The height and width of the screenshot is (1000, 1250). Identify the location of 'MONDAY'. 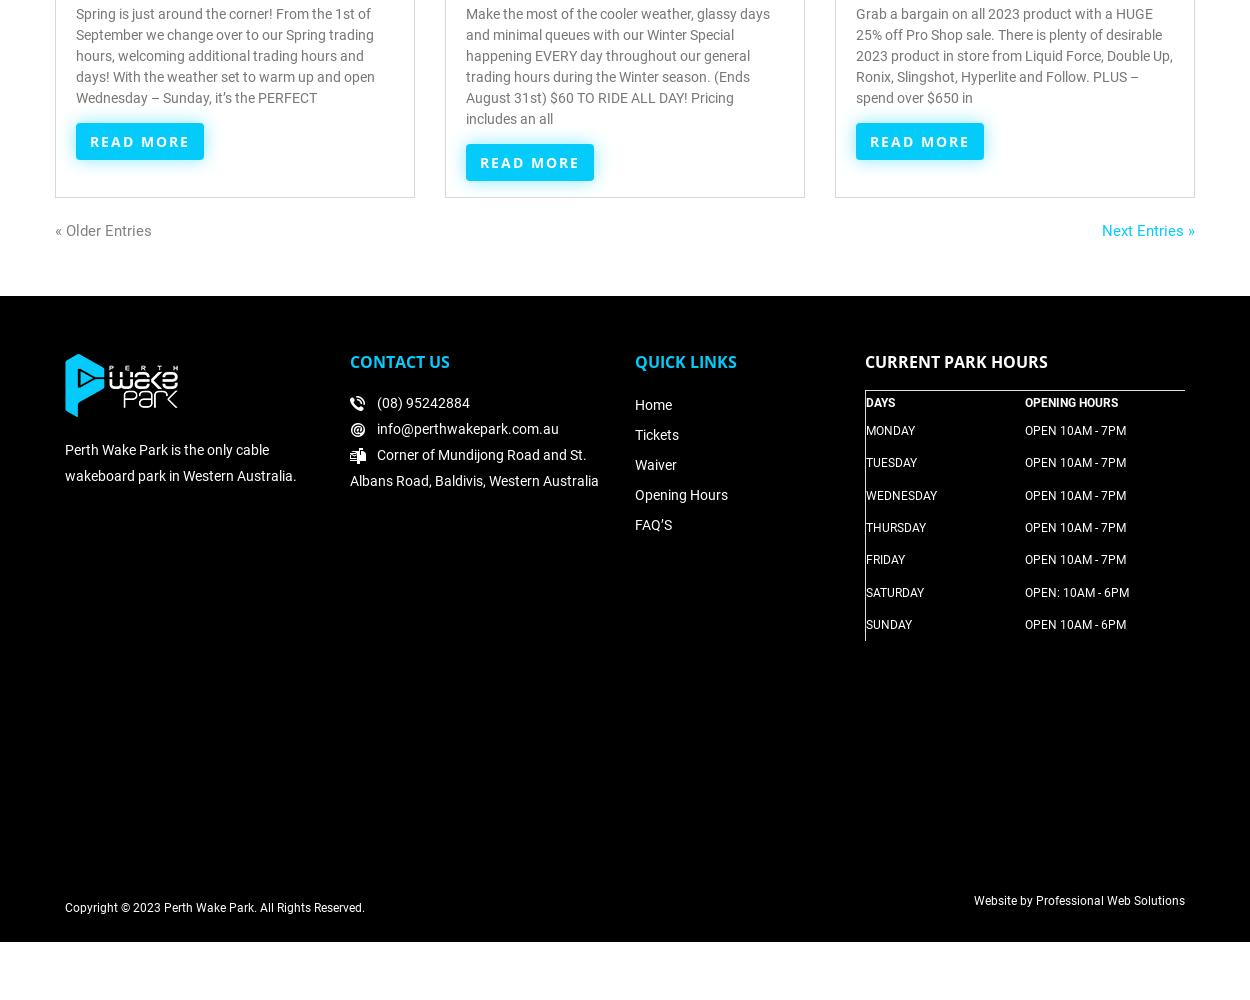
(890, 431).